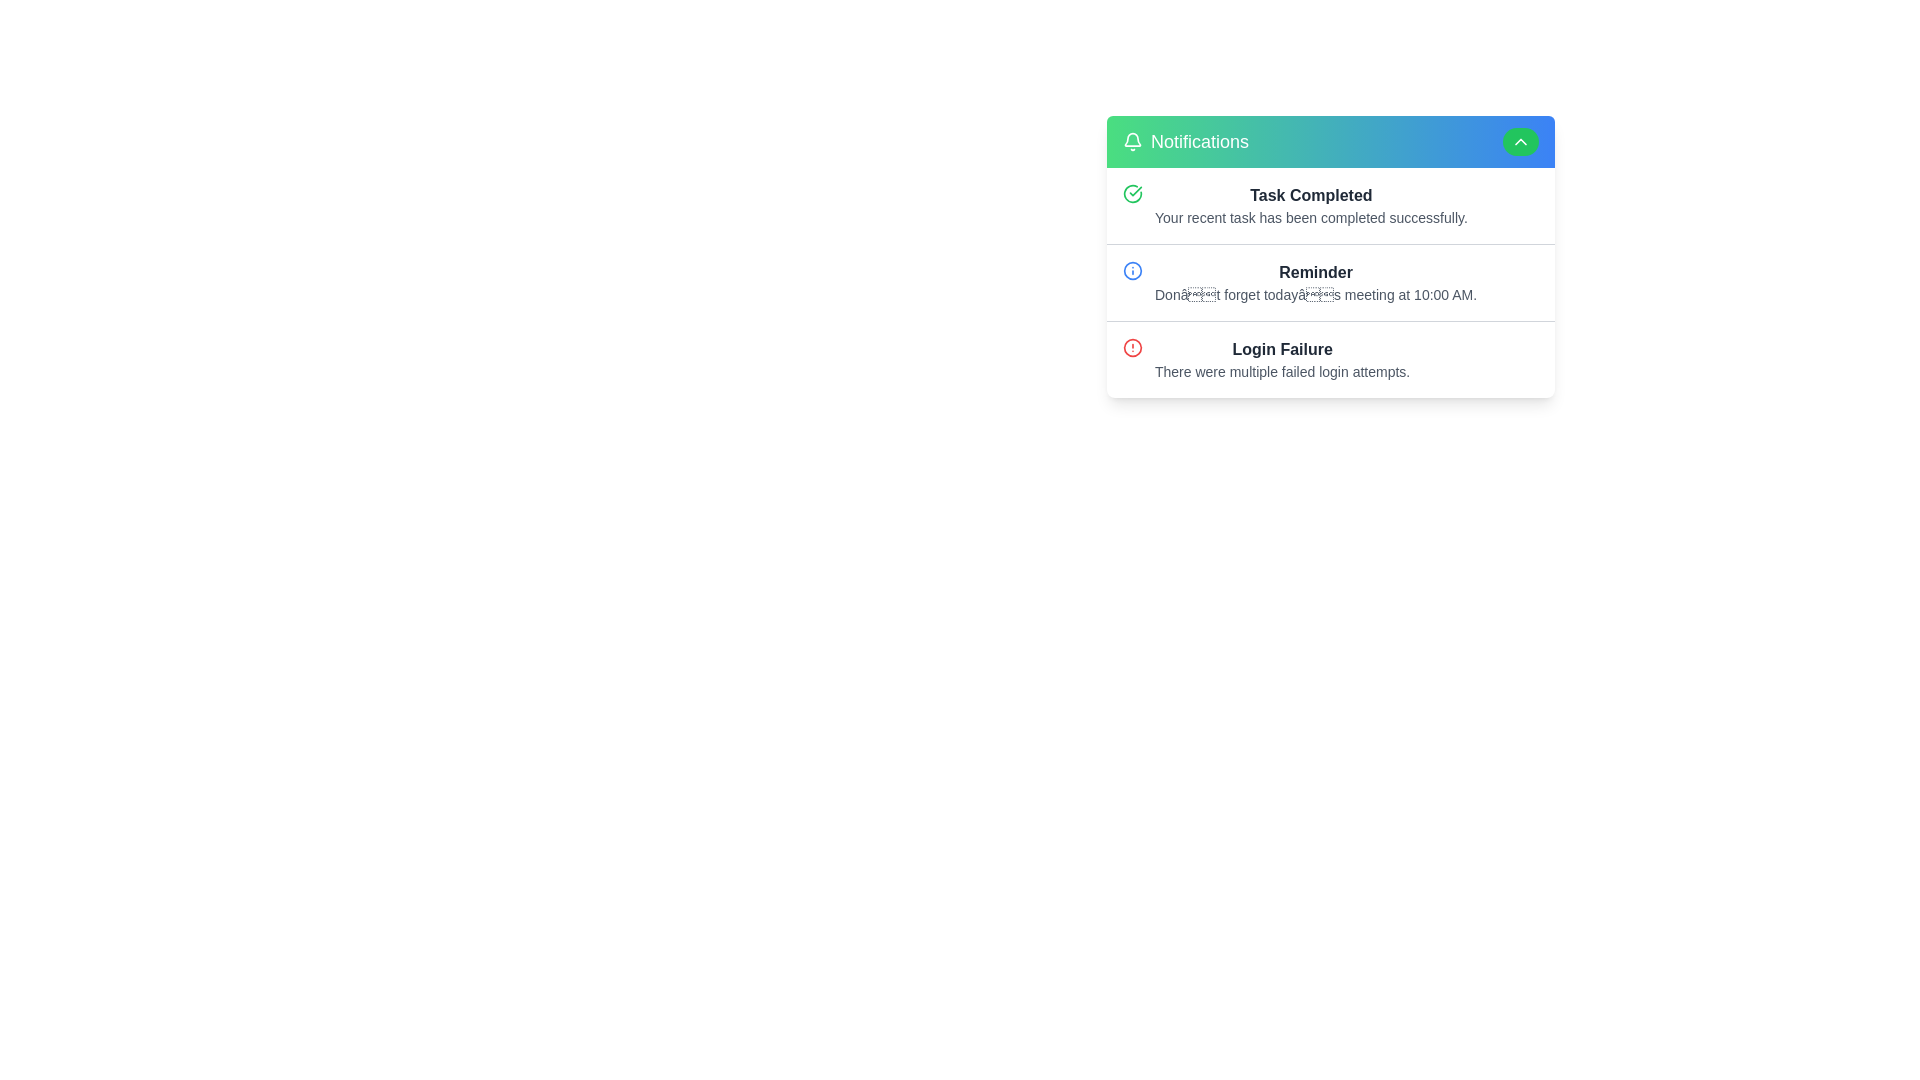  I want to click on message in the Notifications section that indicates 'Task Completed' with the details of the completion status, so click(1311, 205).